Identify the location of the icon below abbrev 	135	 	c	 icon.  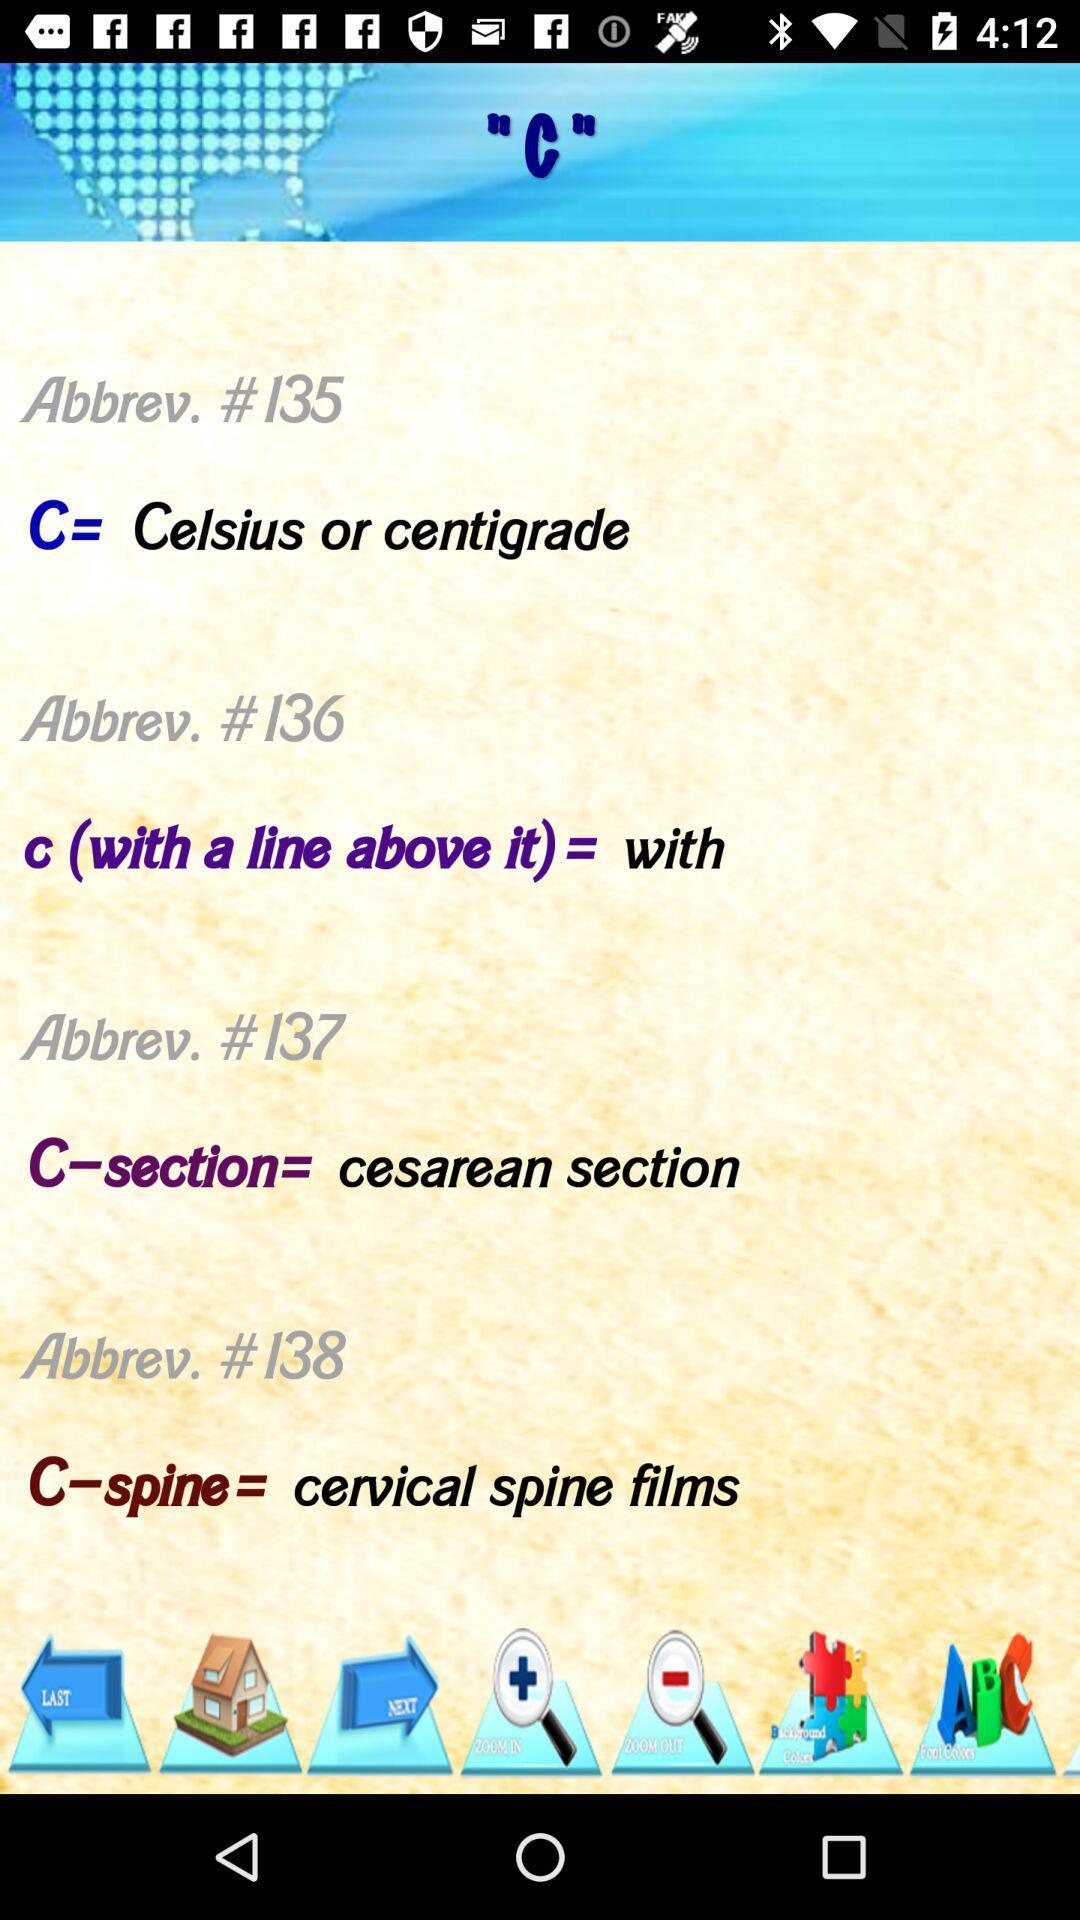
(379, 1702).